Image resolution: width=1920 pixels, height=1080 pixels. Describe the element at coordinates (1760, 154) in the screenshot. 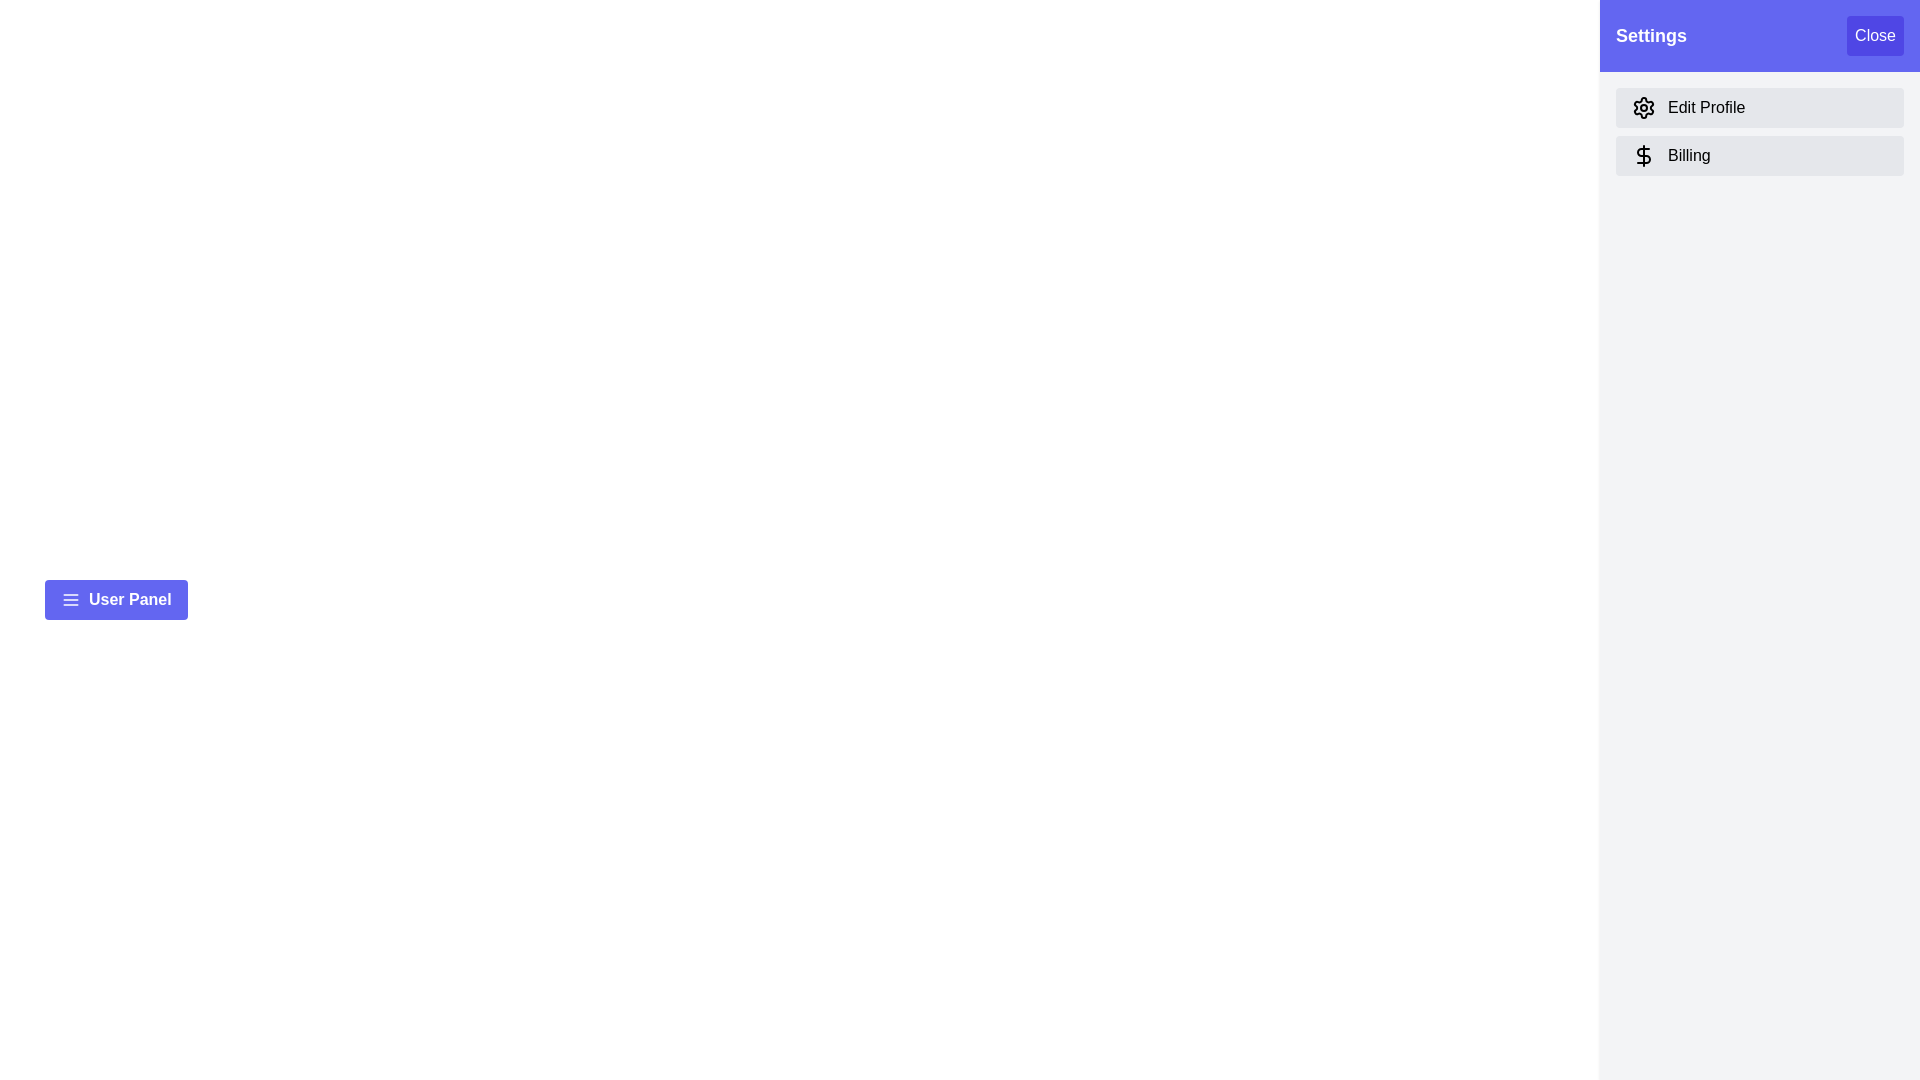

I see `the 'Billing' button` at that location.